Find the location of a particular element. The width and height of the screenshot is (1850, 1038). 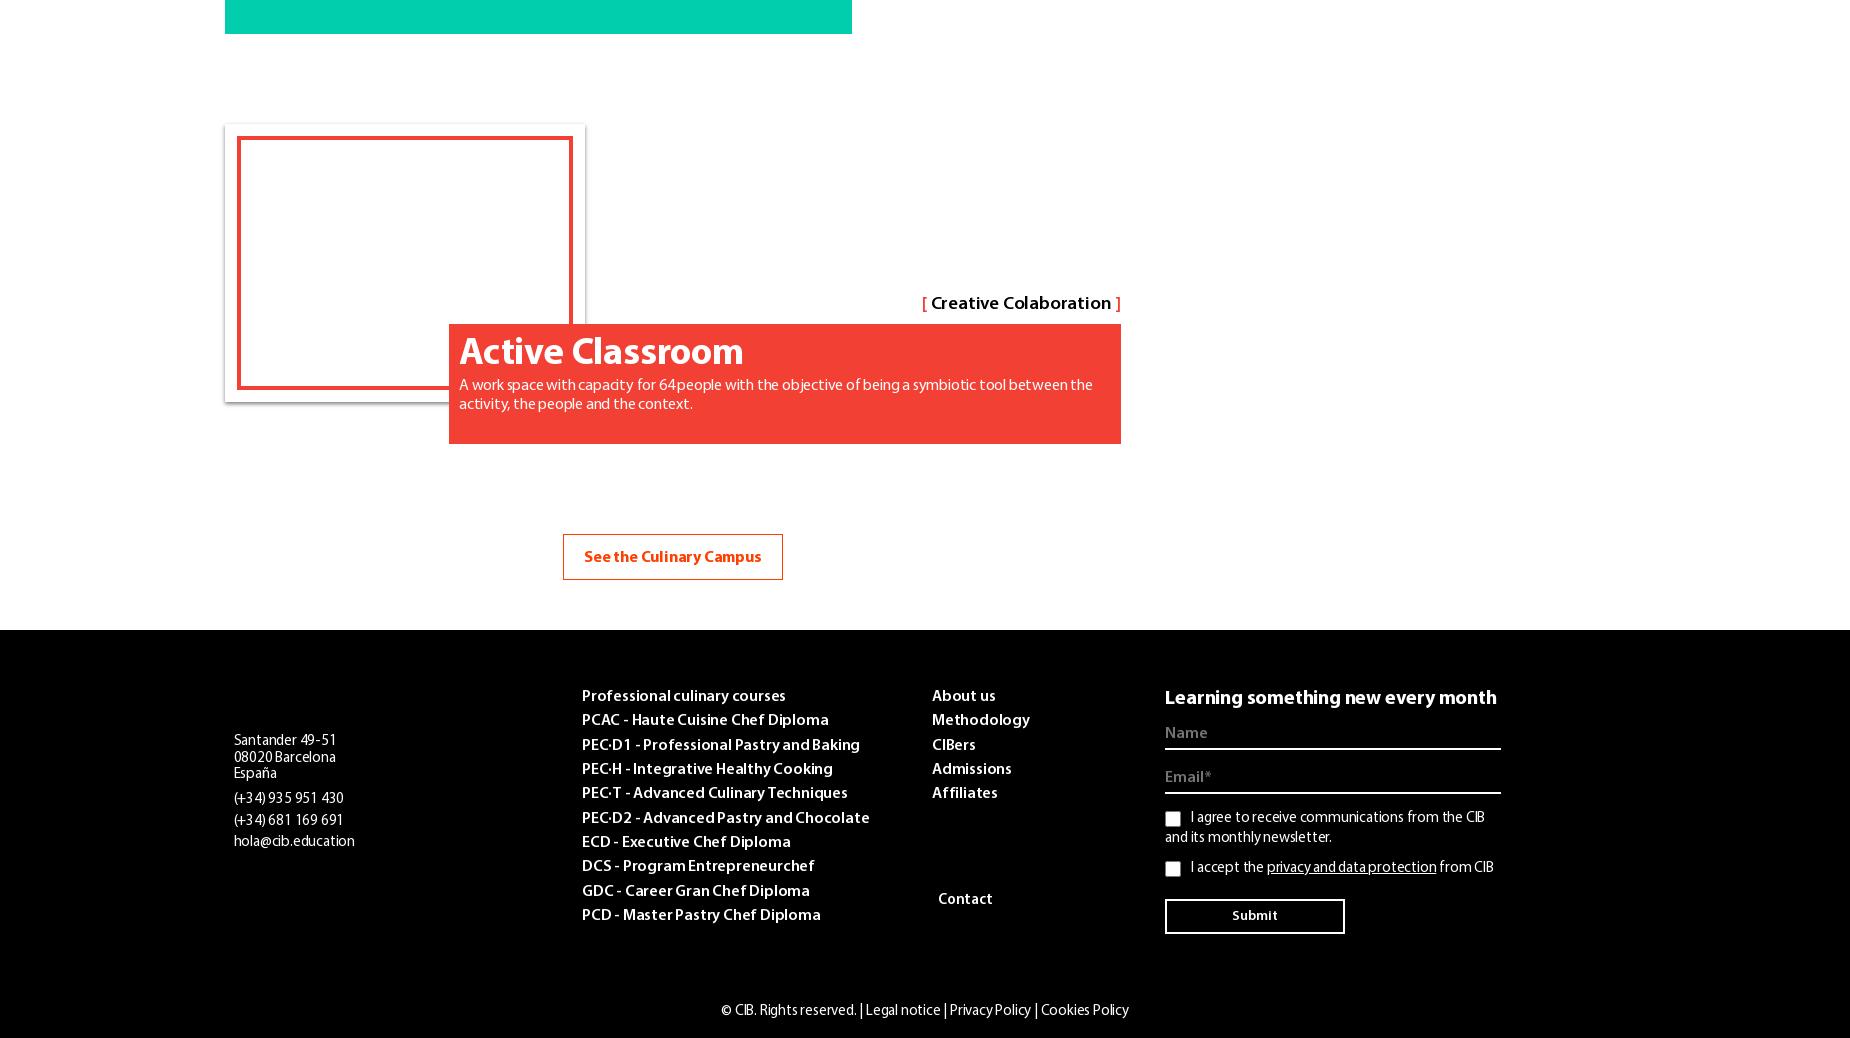

'Active Classroom' is located at coordinates (601, 353).